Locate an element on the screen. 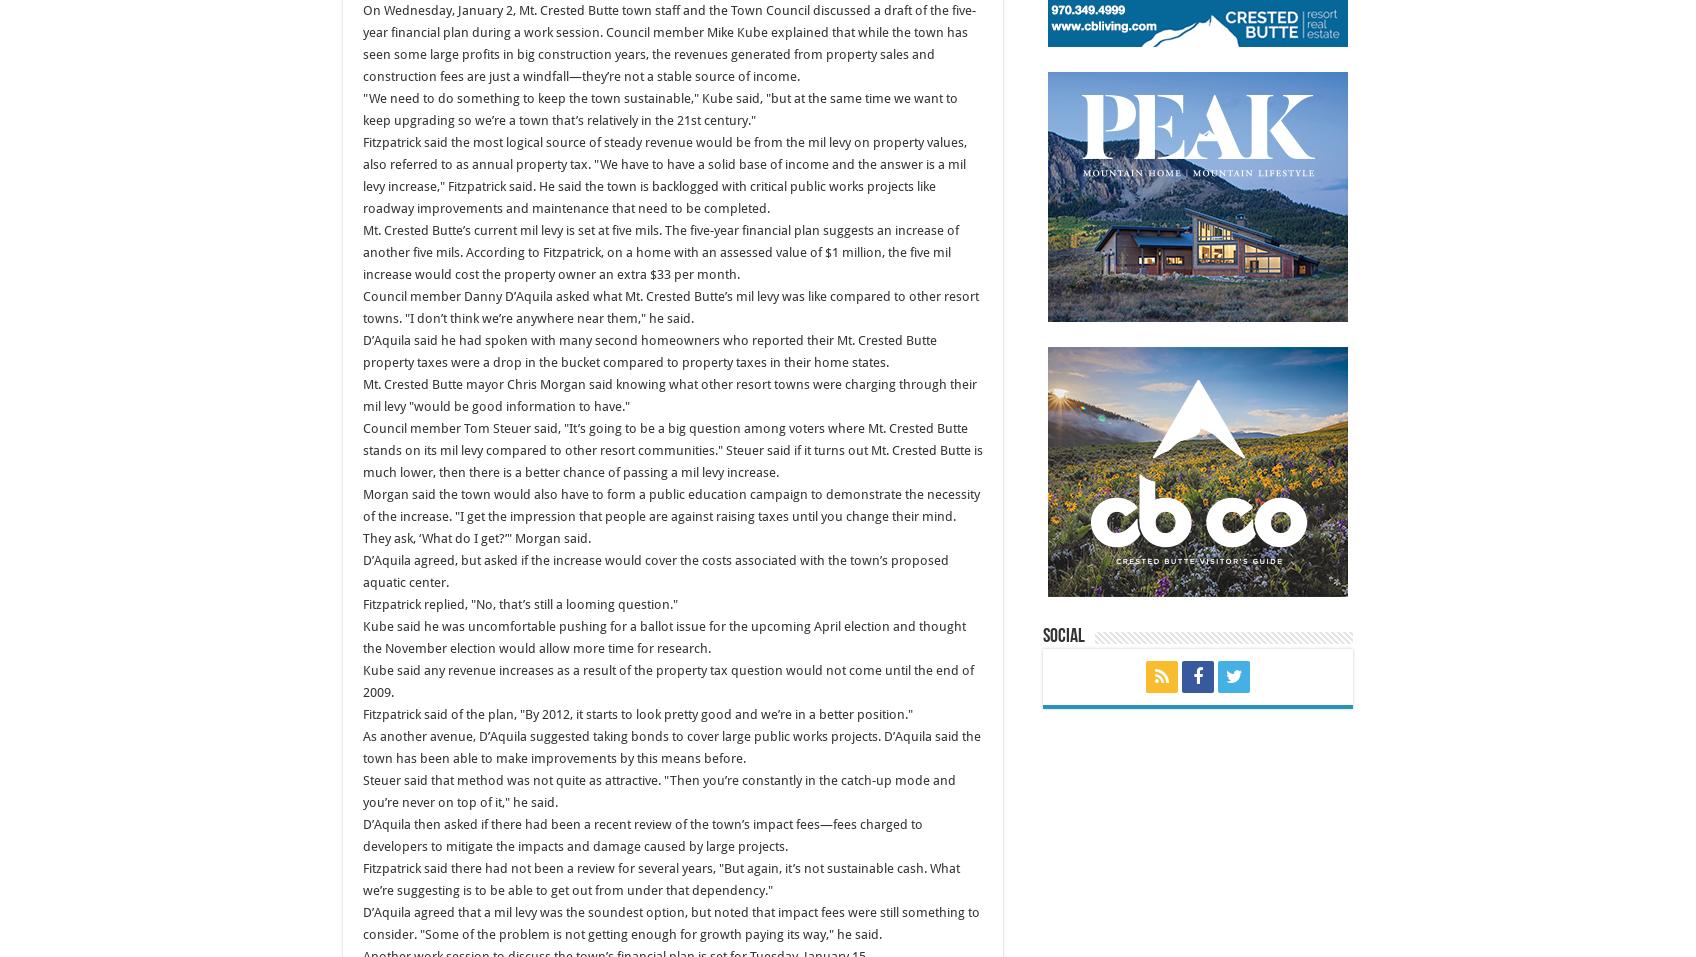 The image size is (1696, 957). 'Social' is located at coordinates (1063, 635).